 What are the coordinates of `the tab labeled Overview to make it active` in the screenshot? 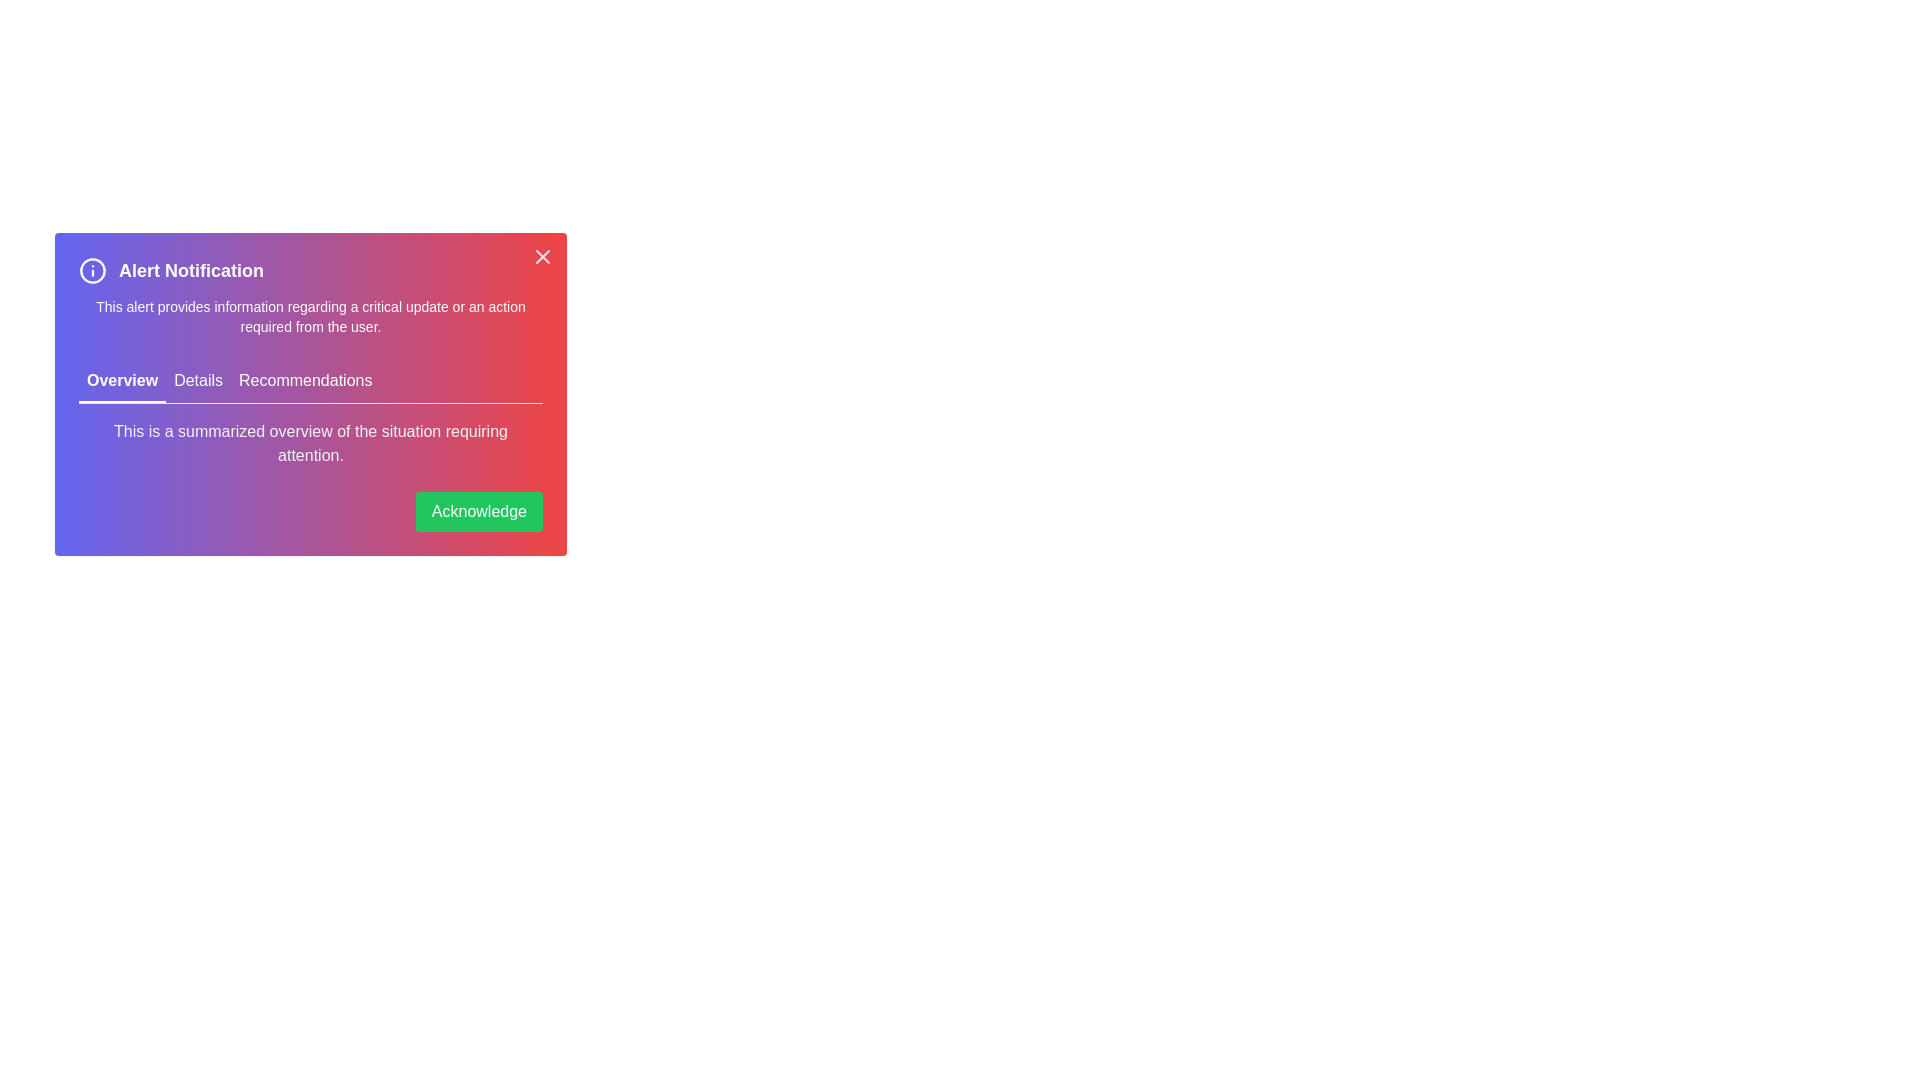 It's located at (121, 381).